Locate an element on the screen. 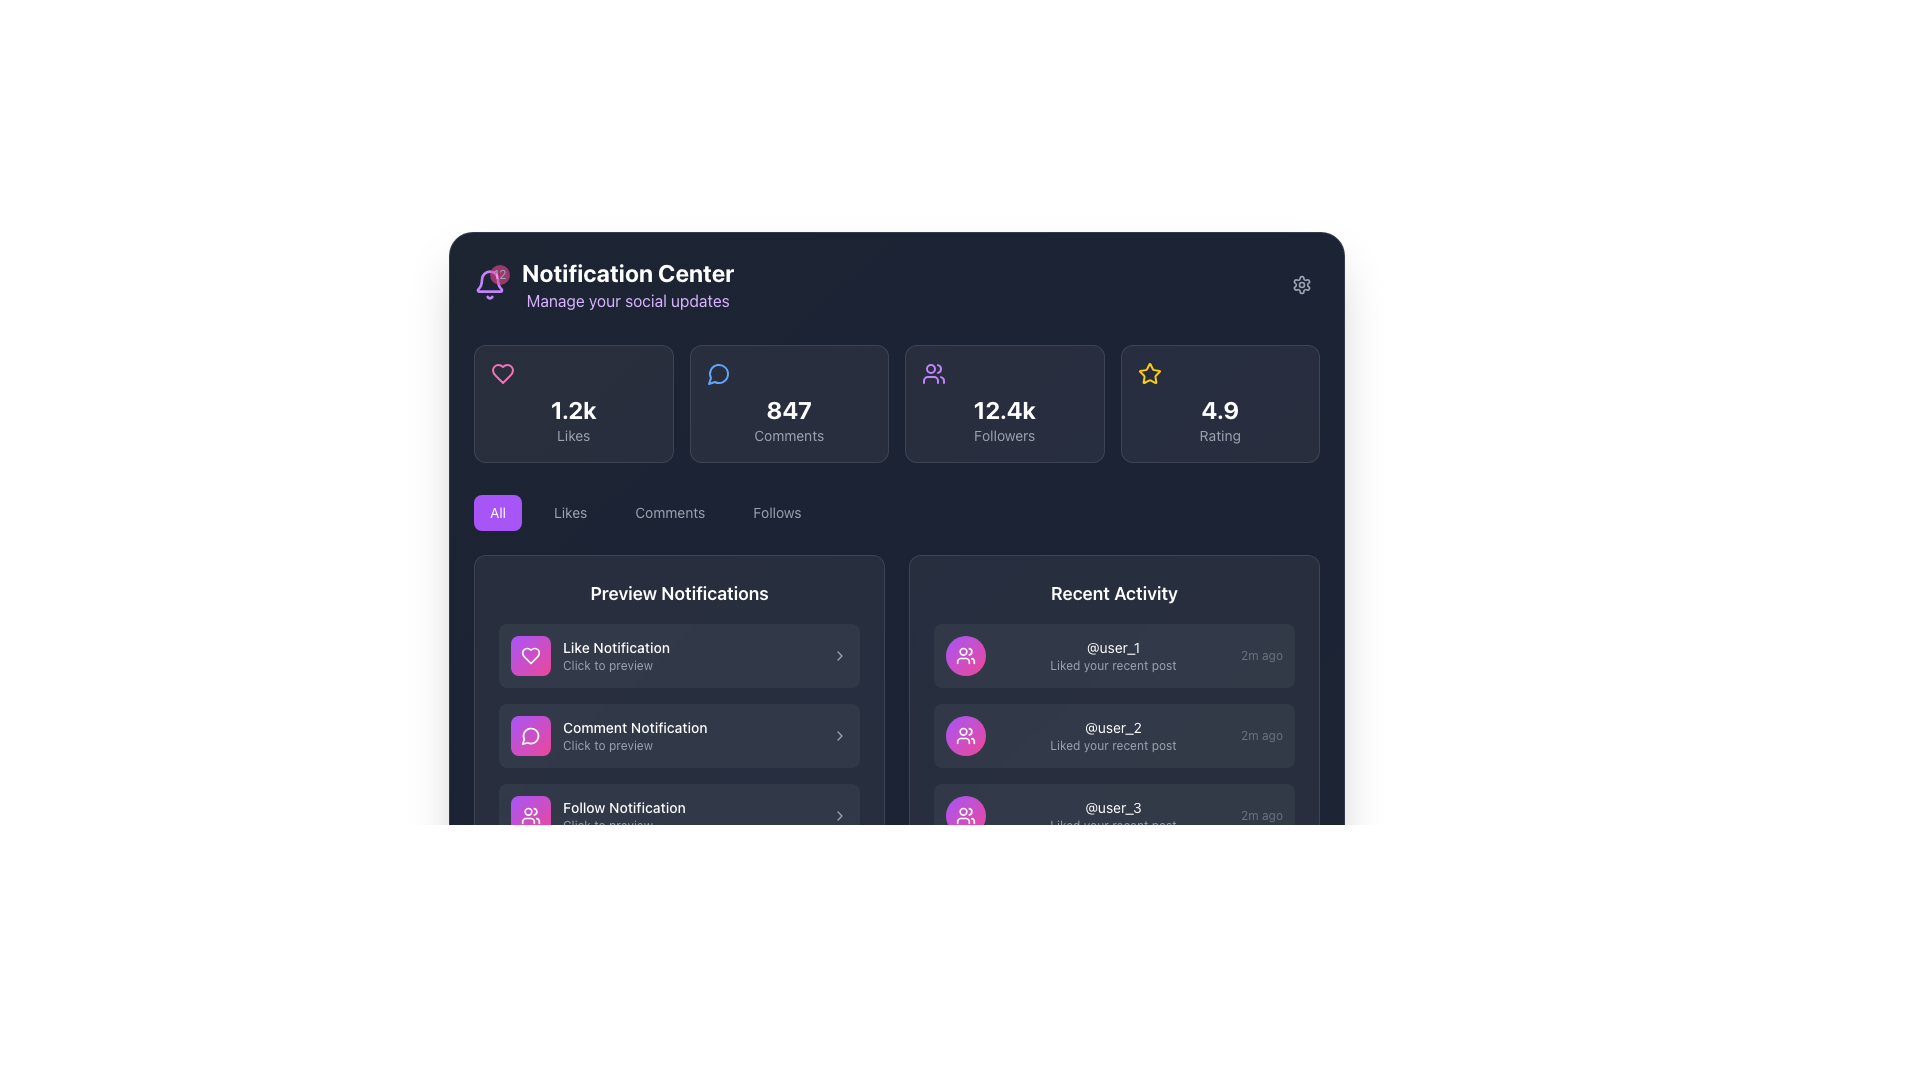  the text label that provides context to the notification regarding '@user_2', located in the 'Recent Activity' column, specifically the second entry in the list is located at coordinates (1112, 745).